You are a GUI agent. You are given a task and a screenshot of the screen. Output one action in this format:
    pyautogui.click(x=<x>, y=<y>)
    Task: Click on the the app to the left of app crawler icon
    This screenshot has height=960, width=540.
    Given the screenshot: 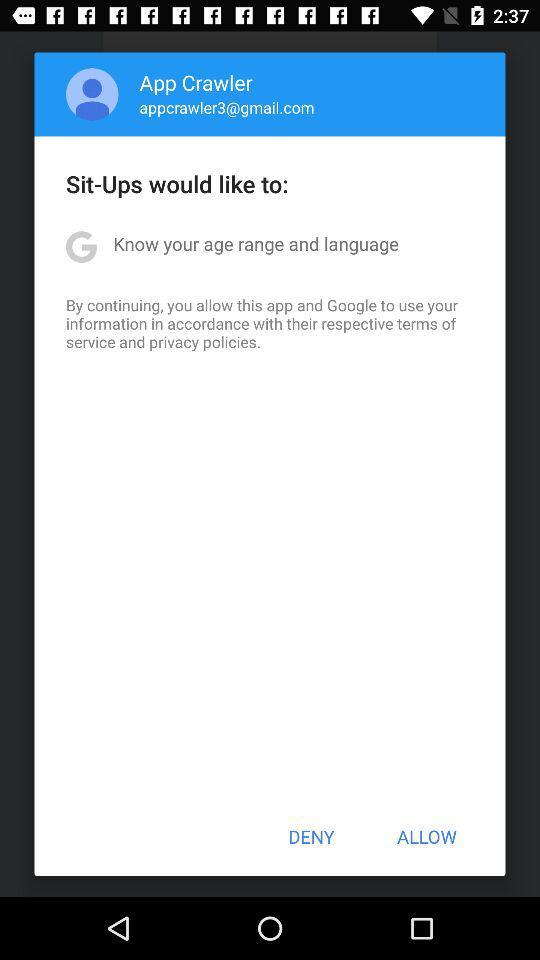 What is the action you would take?
    pyautogui.click(x=91, y=94)
    